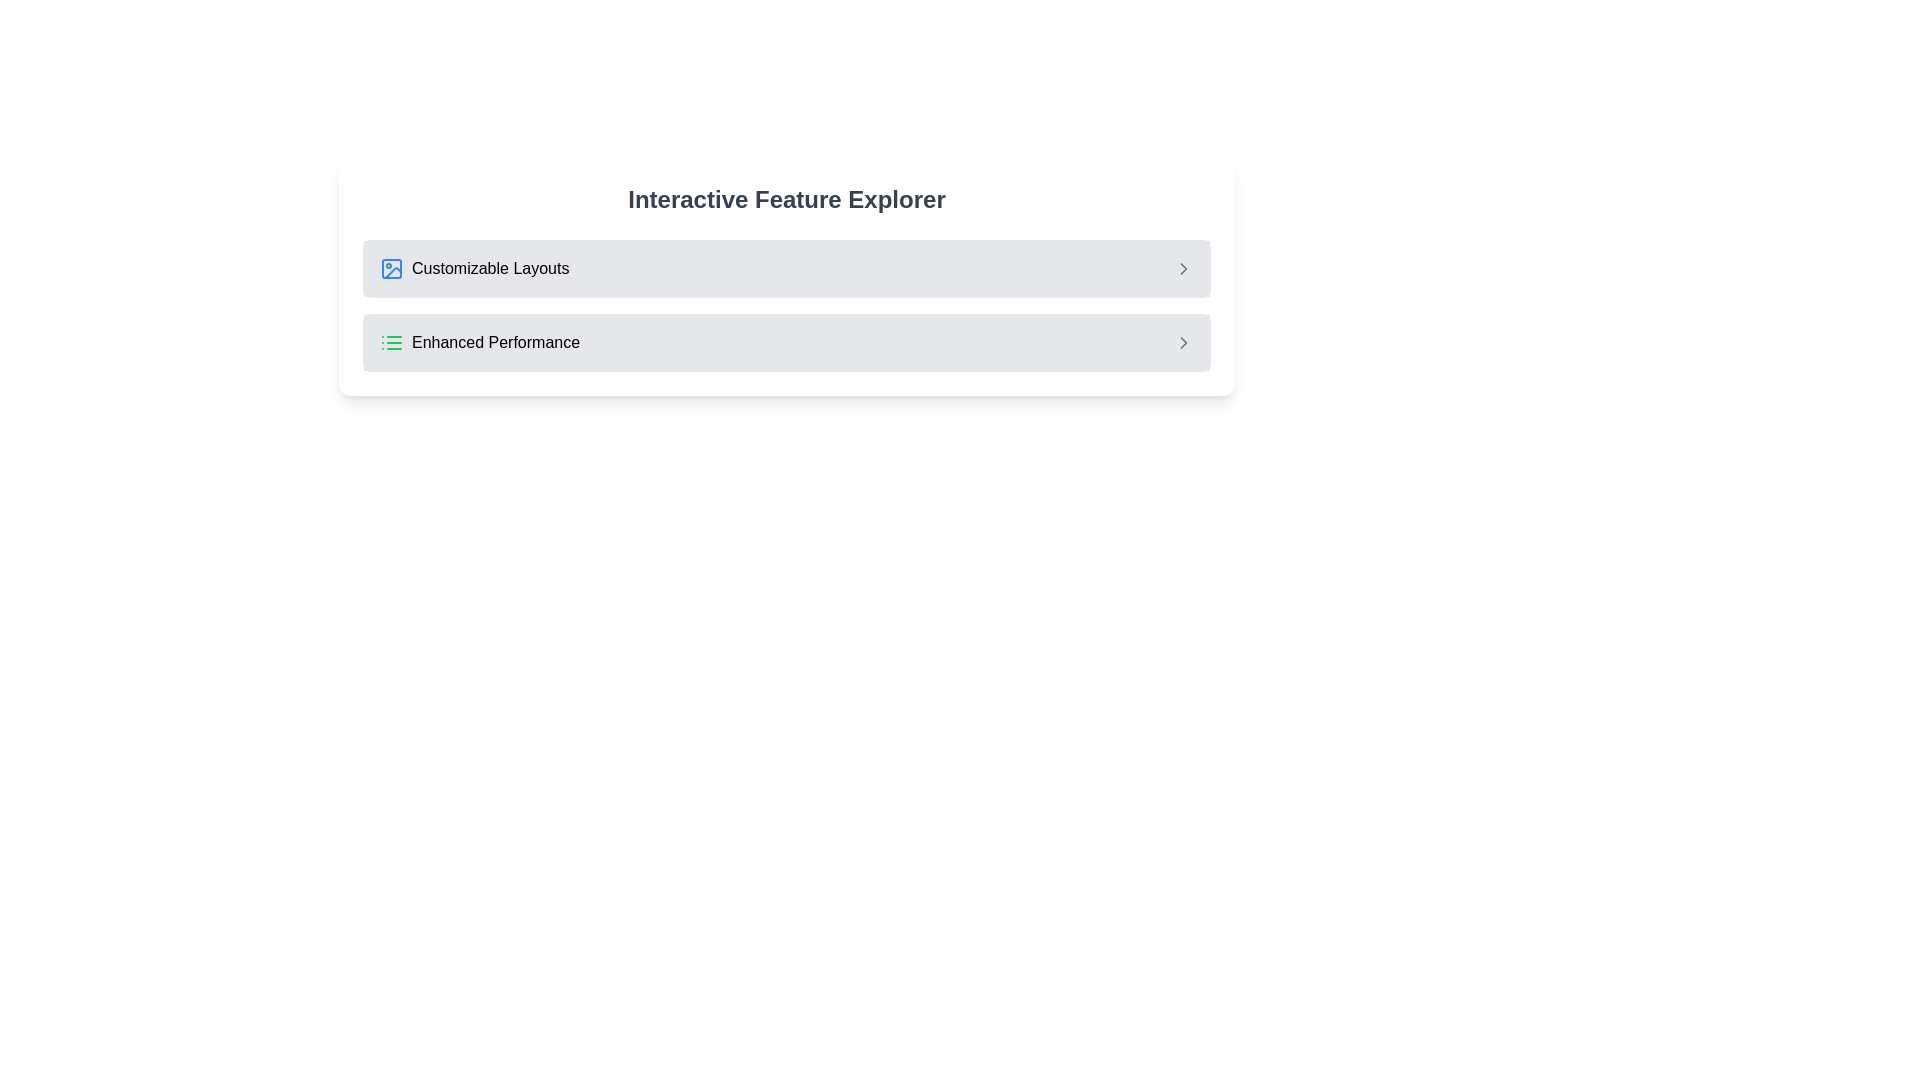 Image resolution: width=1920 pixels, height=1080 pixels. I want to click on the right-pointing chevron icon located on the far-right side of the 'Enhanced Performance' row, so click(1184, 342).